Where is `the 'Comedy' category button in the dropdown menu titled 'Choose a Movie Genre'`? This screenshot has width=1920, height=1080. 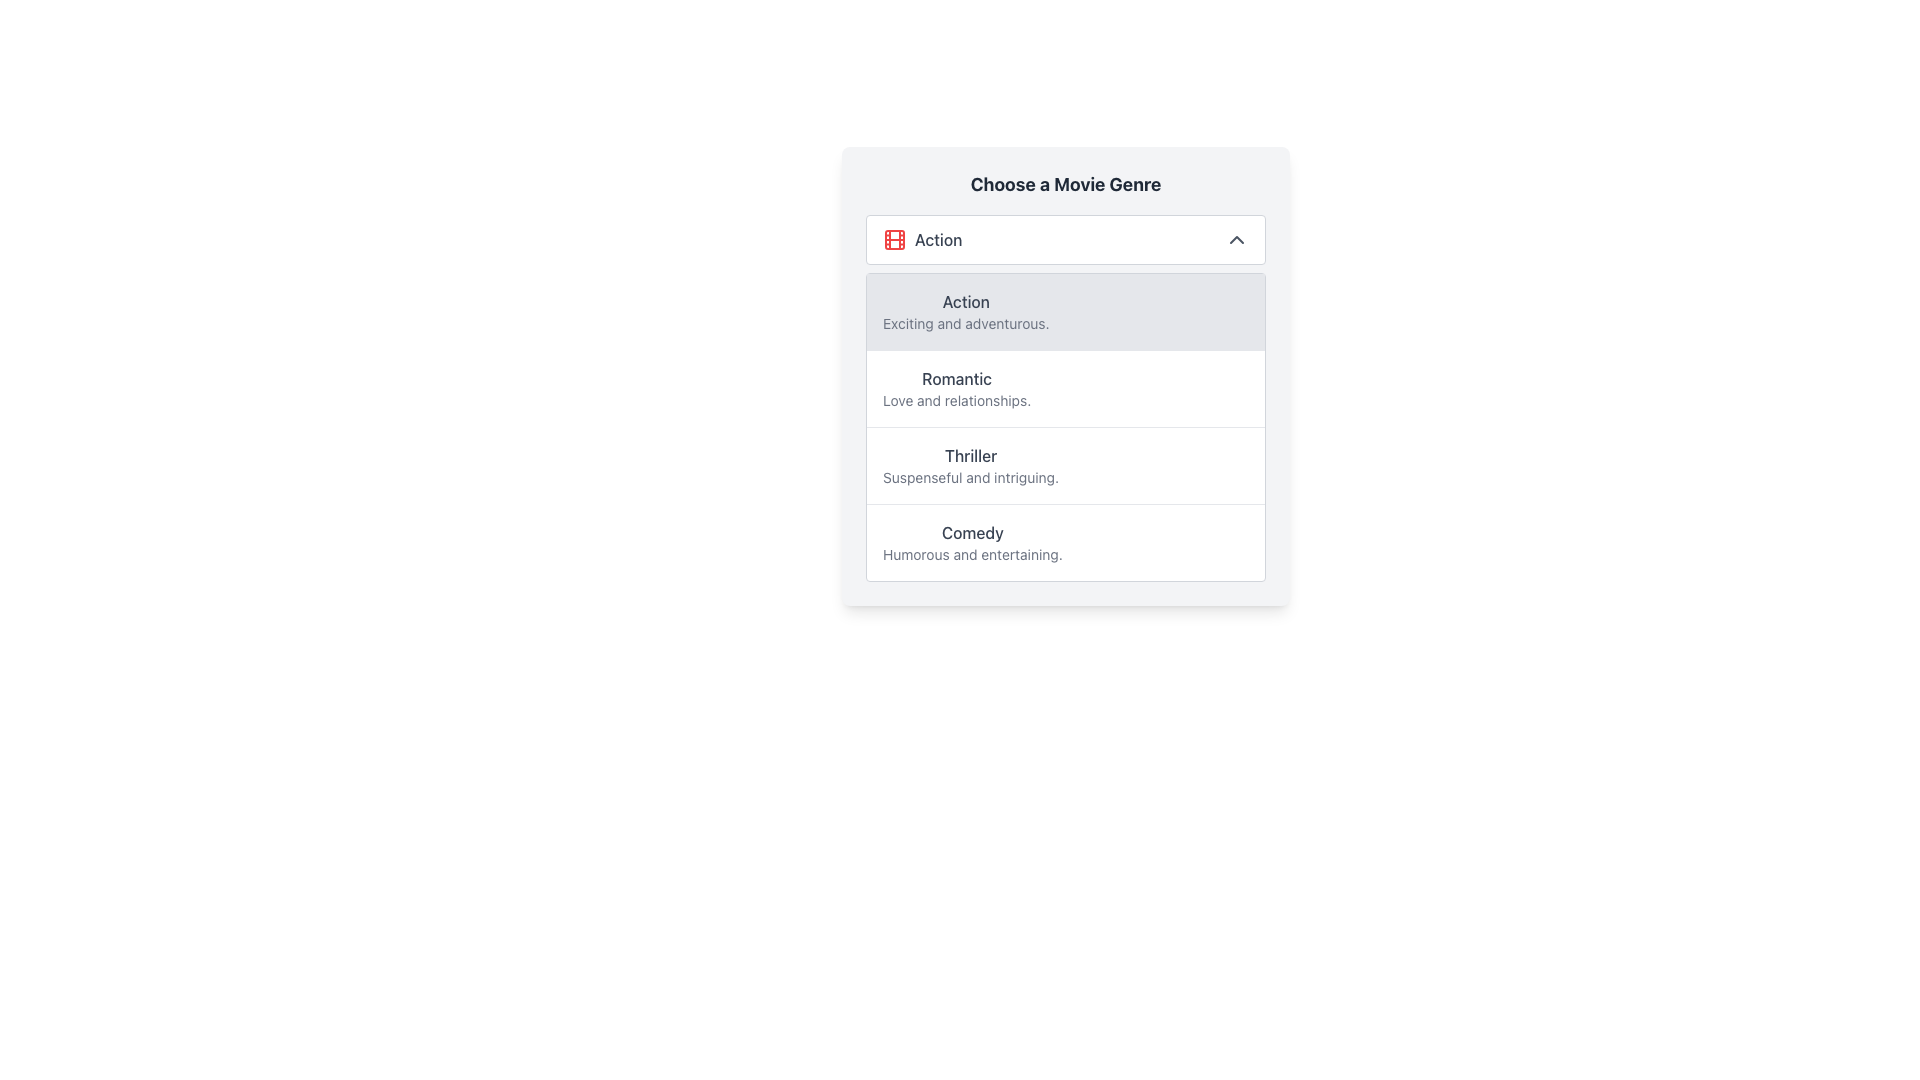
the 'Comedy' category button in the dropdown menu titled 'Choose a Movie Genre' is located at coordinates (1064, 542).